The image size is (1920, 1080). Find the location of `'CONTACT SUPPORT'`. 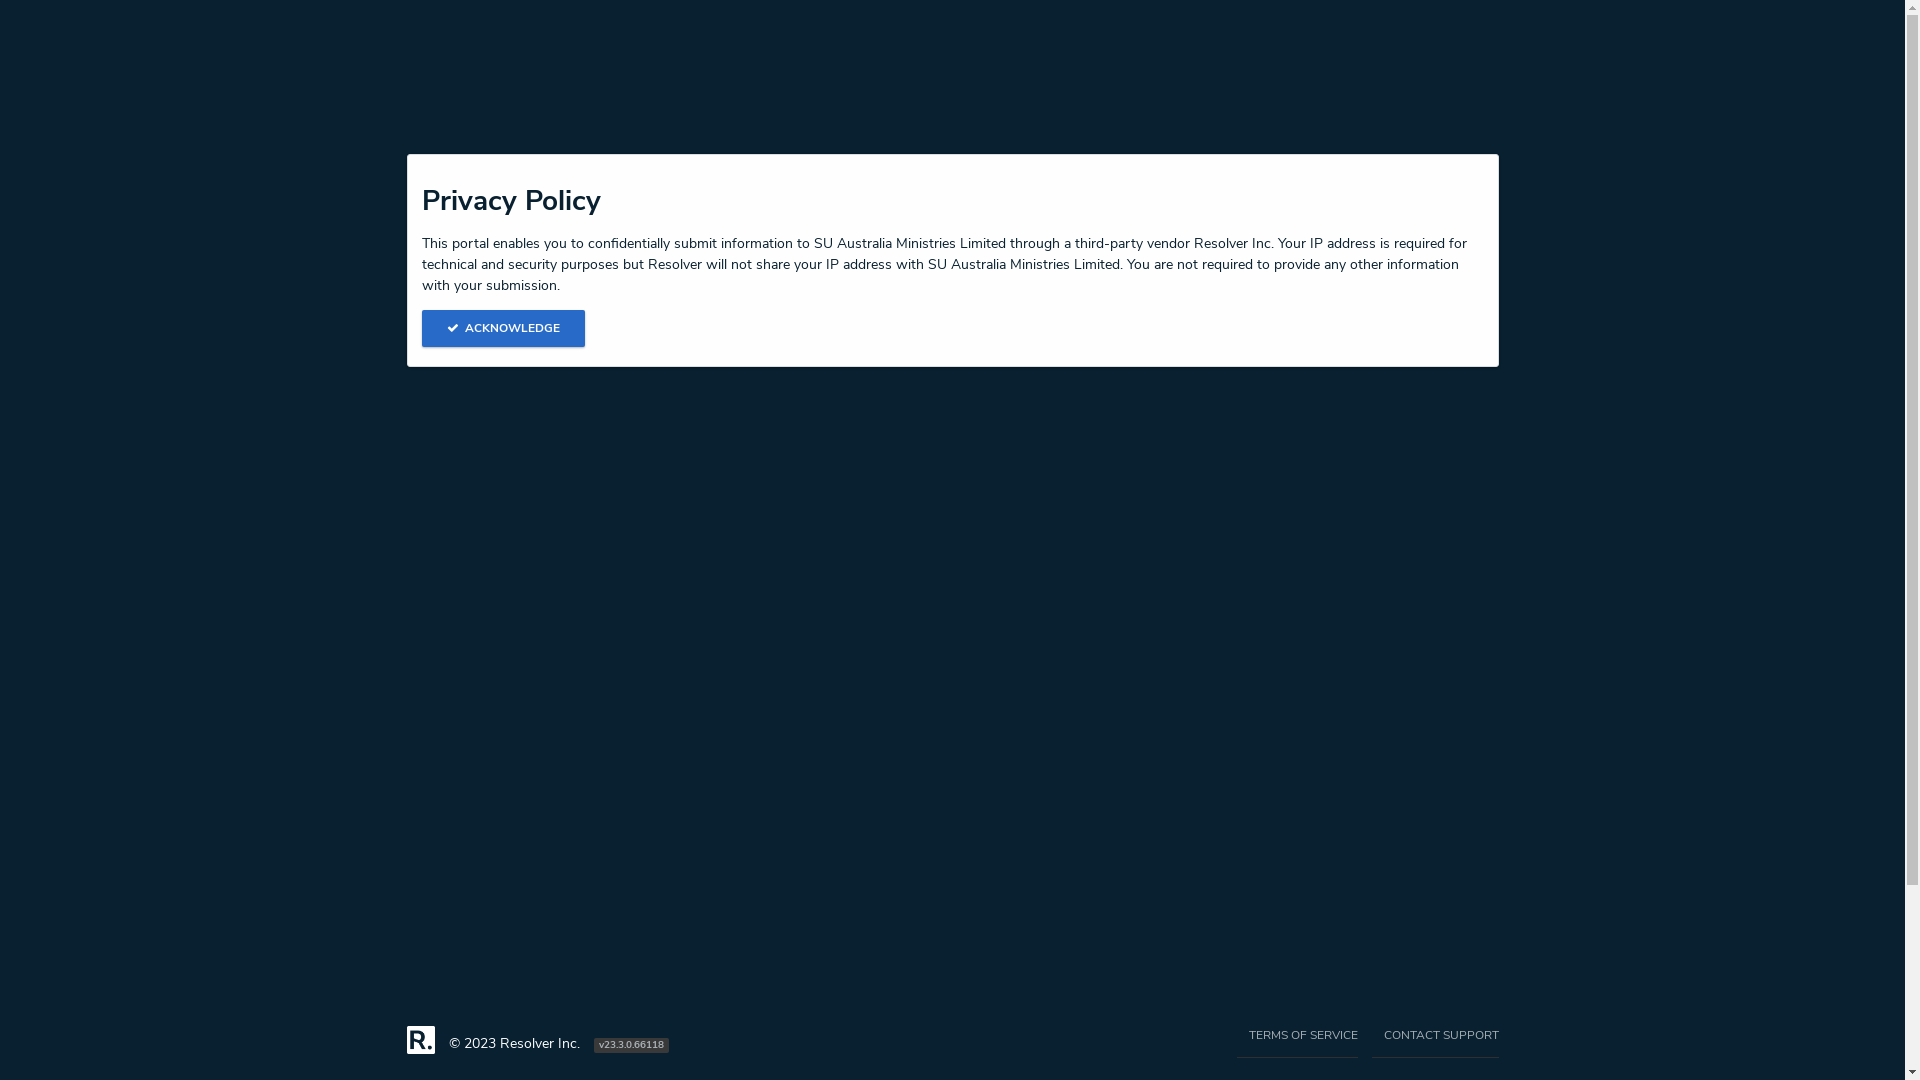

'CONTACT SUPPORT' is located at coordinates (1371, 1041).